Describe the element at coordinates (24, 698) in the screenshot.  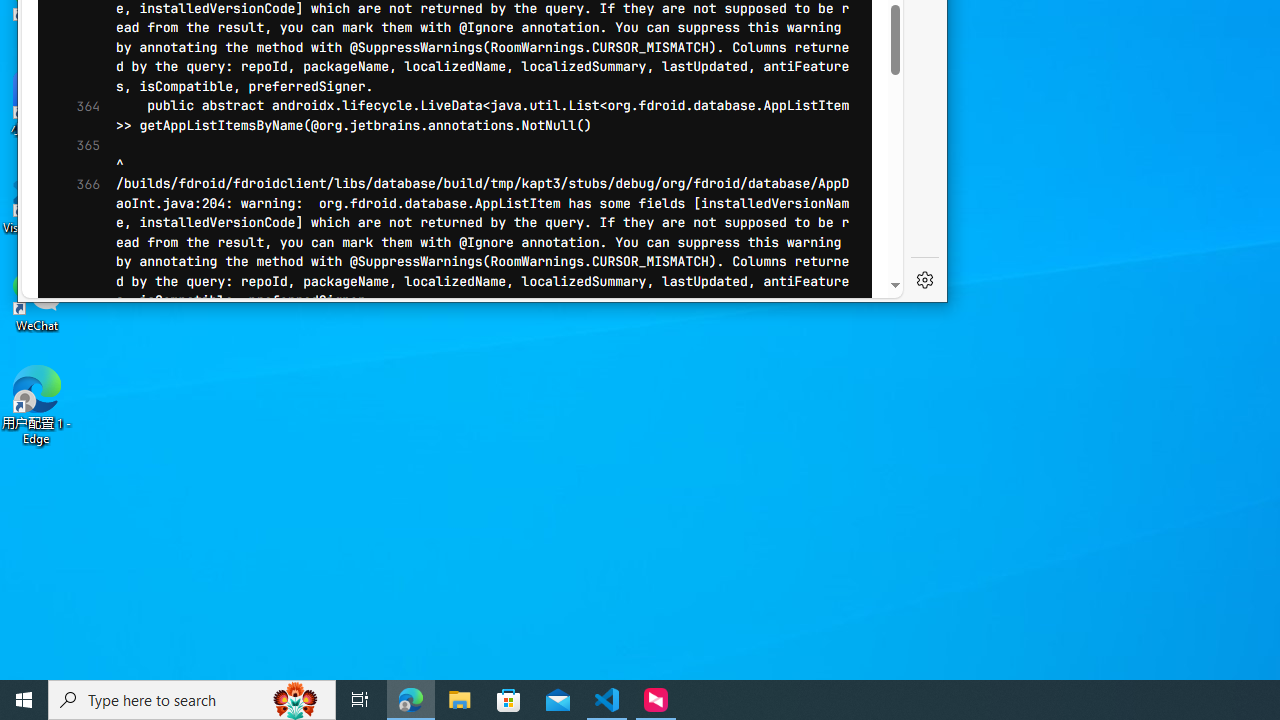
I see `'Start'` at that location.